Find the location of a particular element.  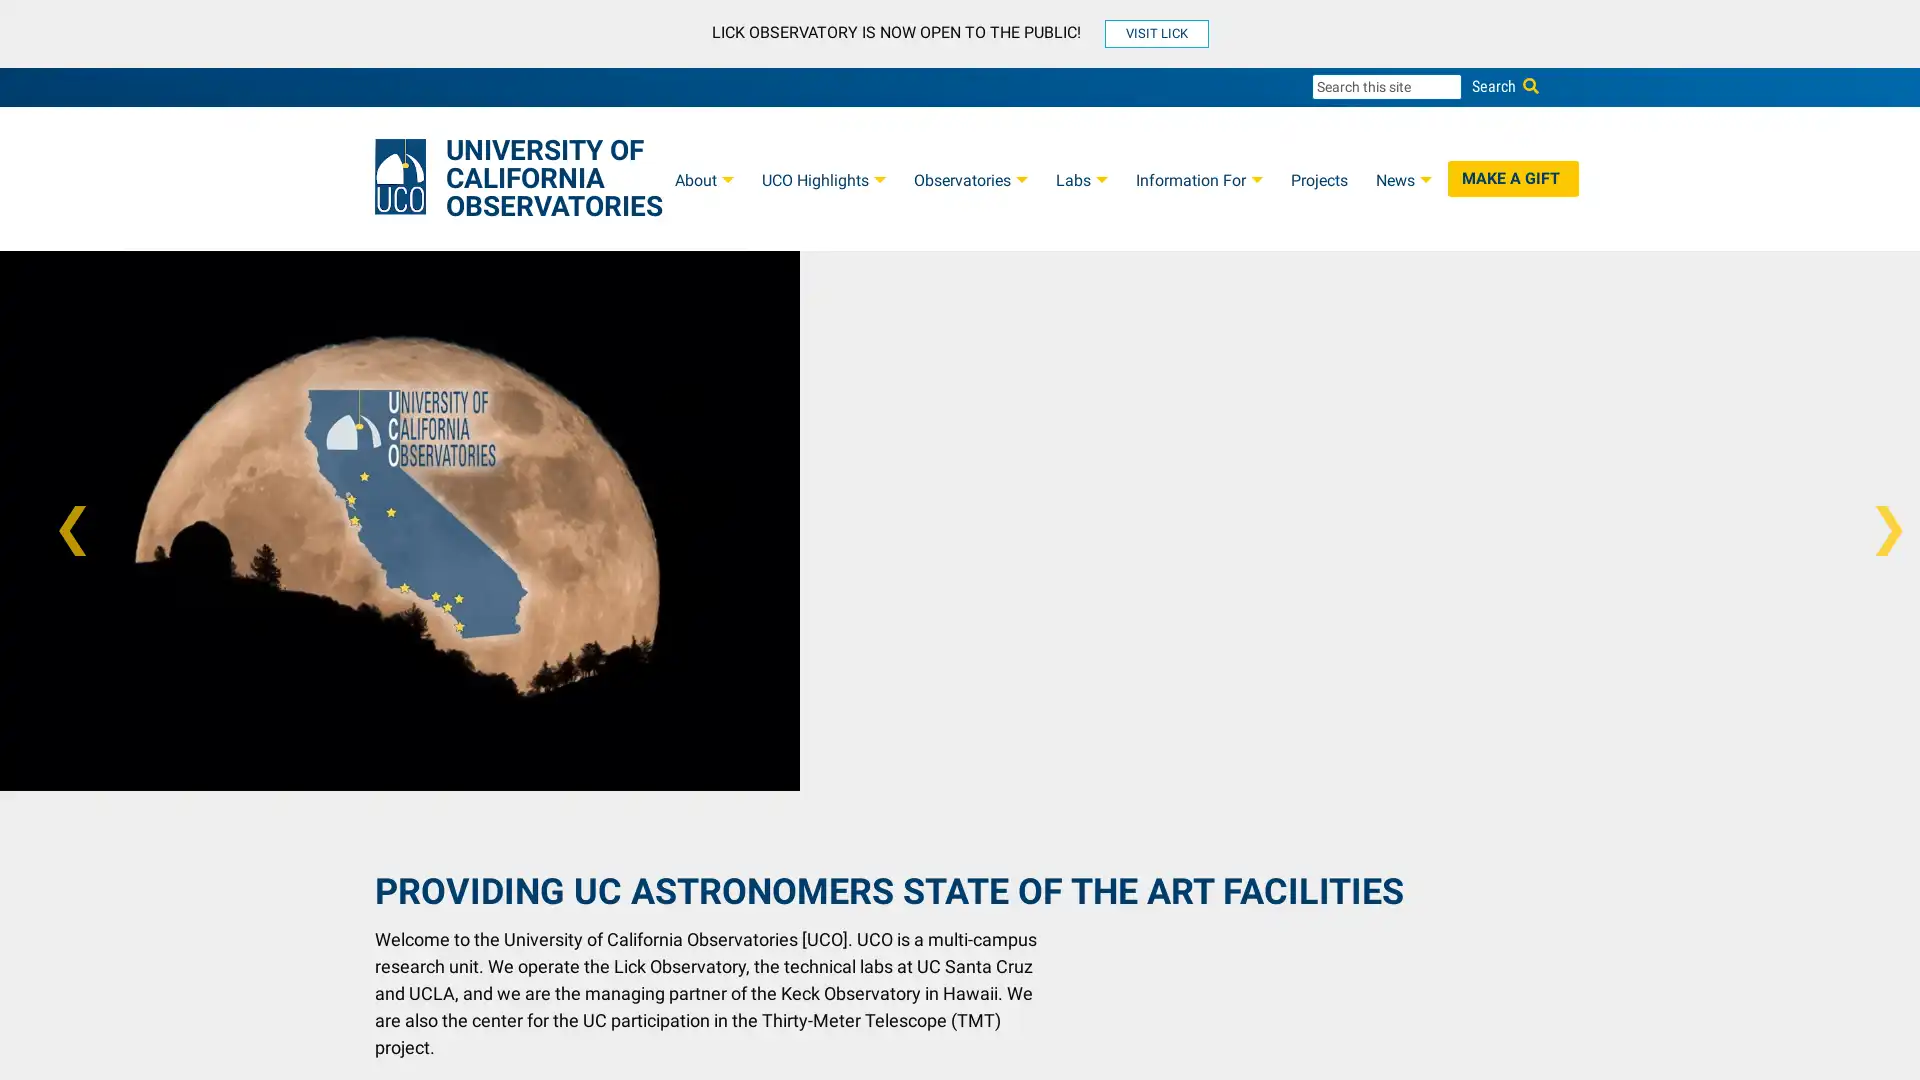

Next is located at coordinates (1866, 519).